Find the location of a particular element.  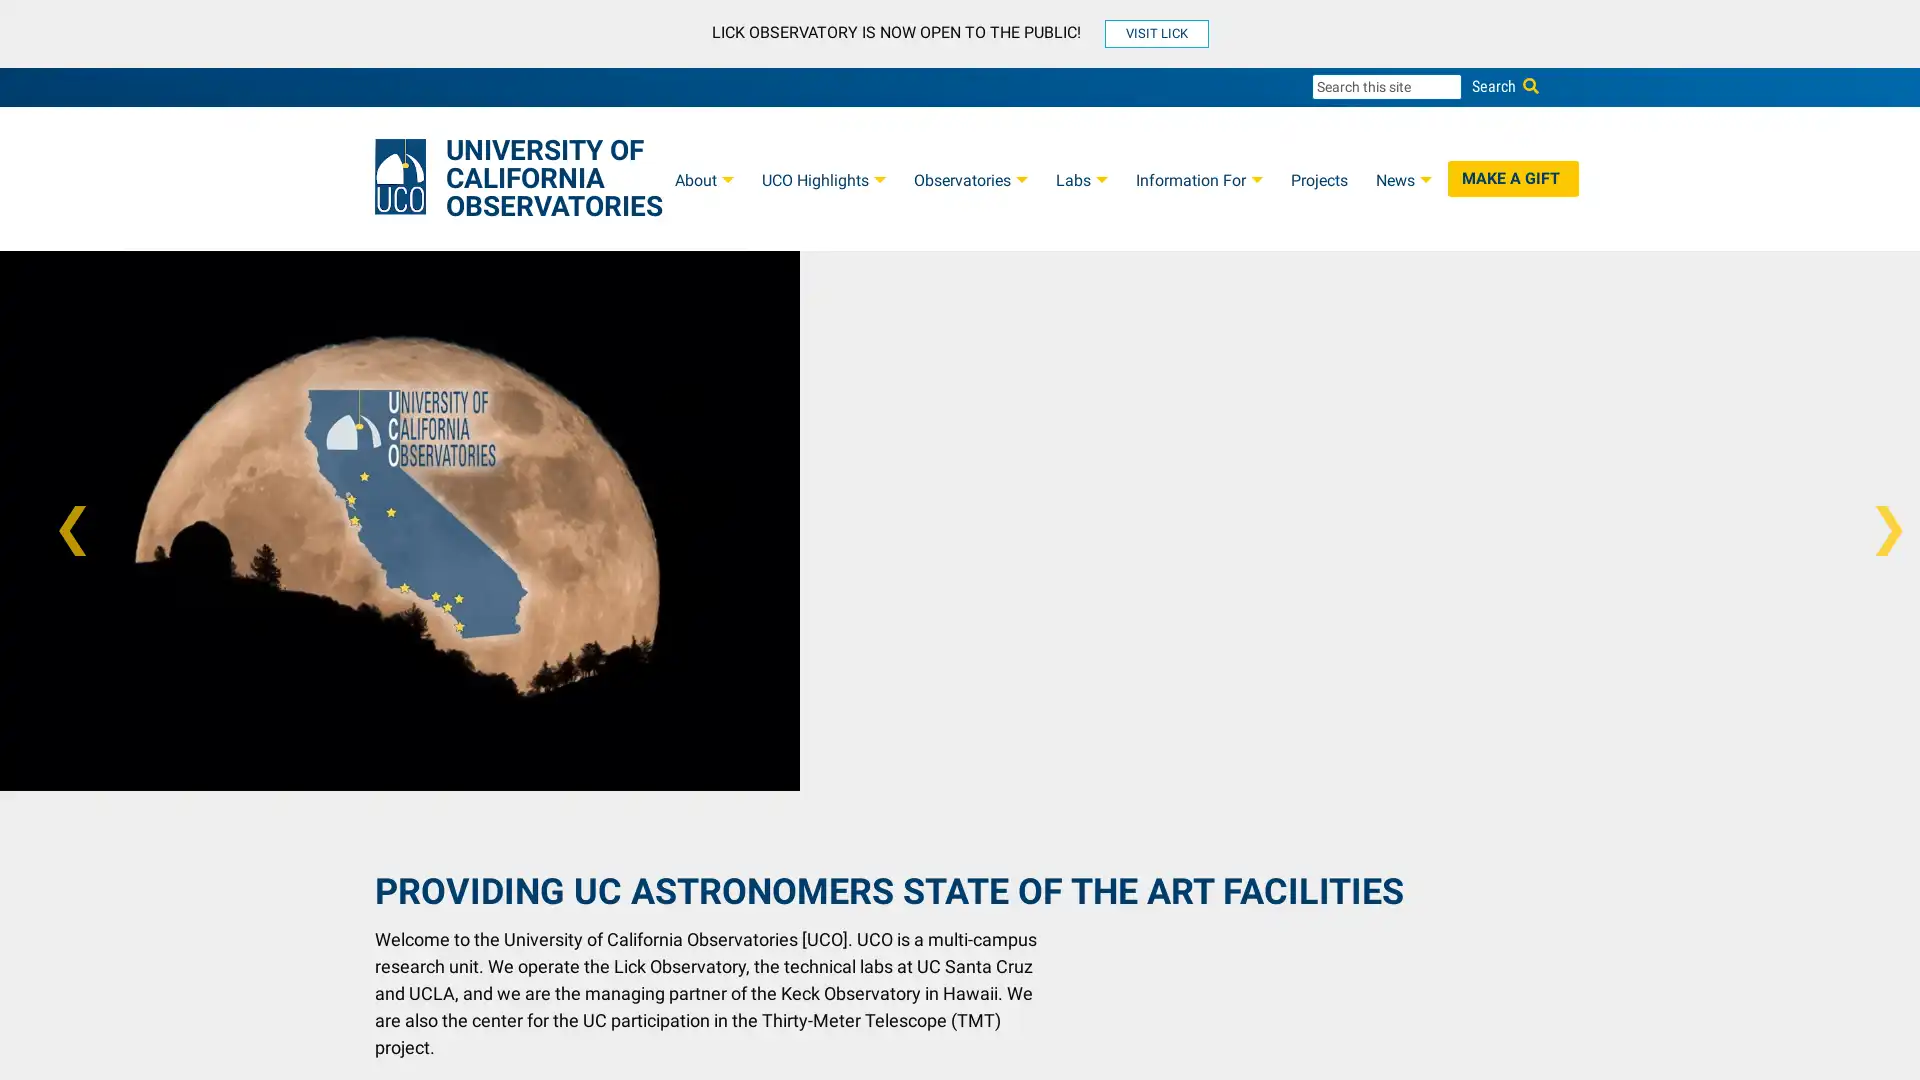

Next is located at coordinates (1866, 519).